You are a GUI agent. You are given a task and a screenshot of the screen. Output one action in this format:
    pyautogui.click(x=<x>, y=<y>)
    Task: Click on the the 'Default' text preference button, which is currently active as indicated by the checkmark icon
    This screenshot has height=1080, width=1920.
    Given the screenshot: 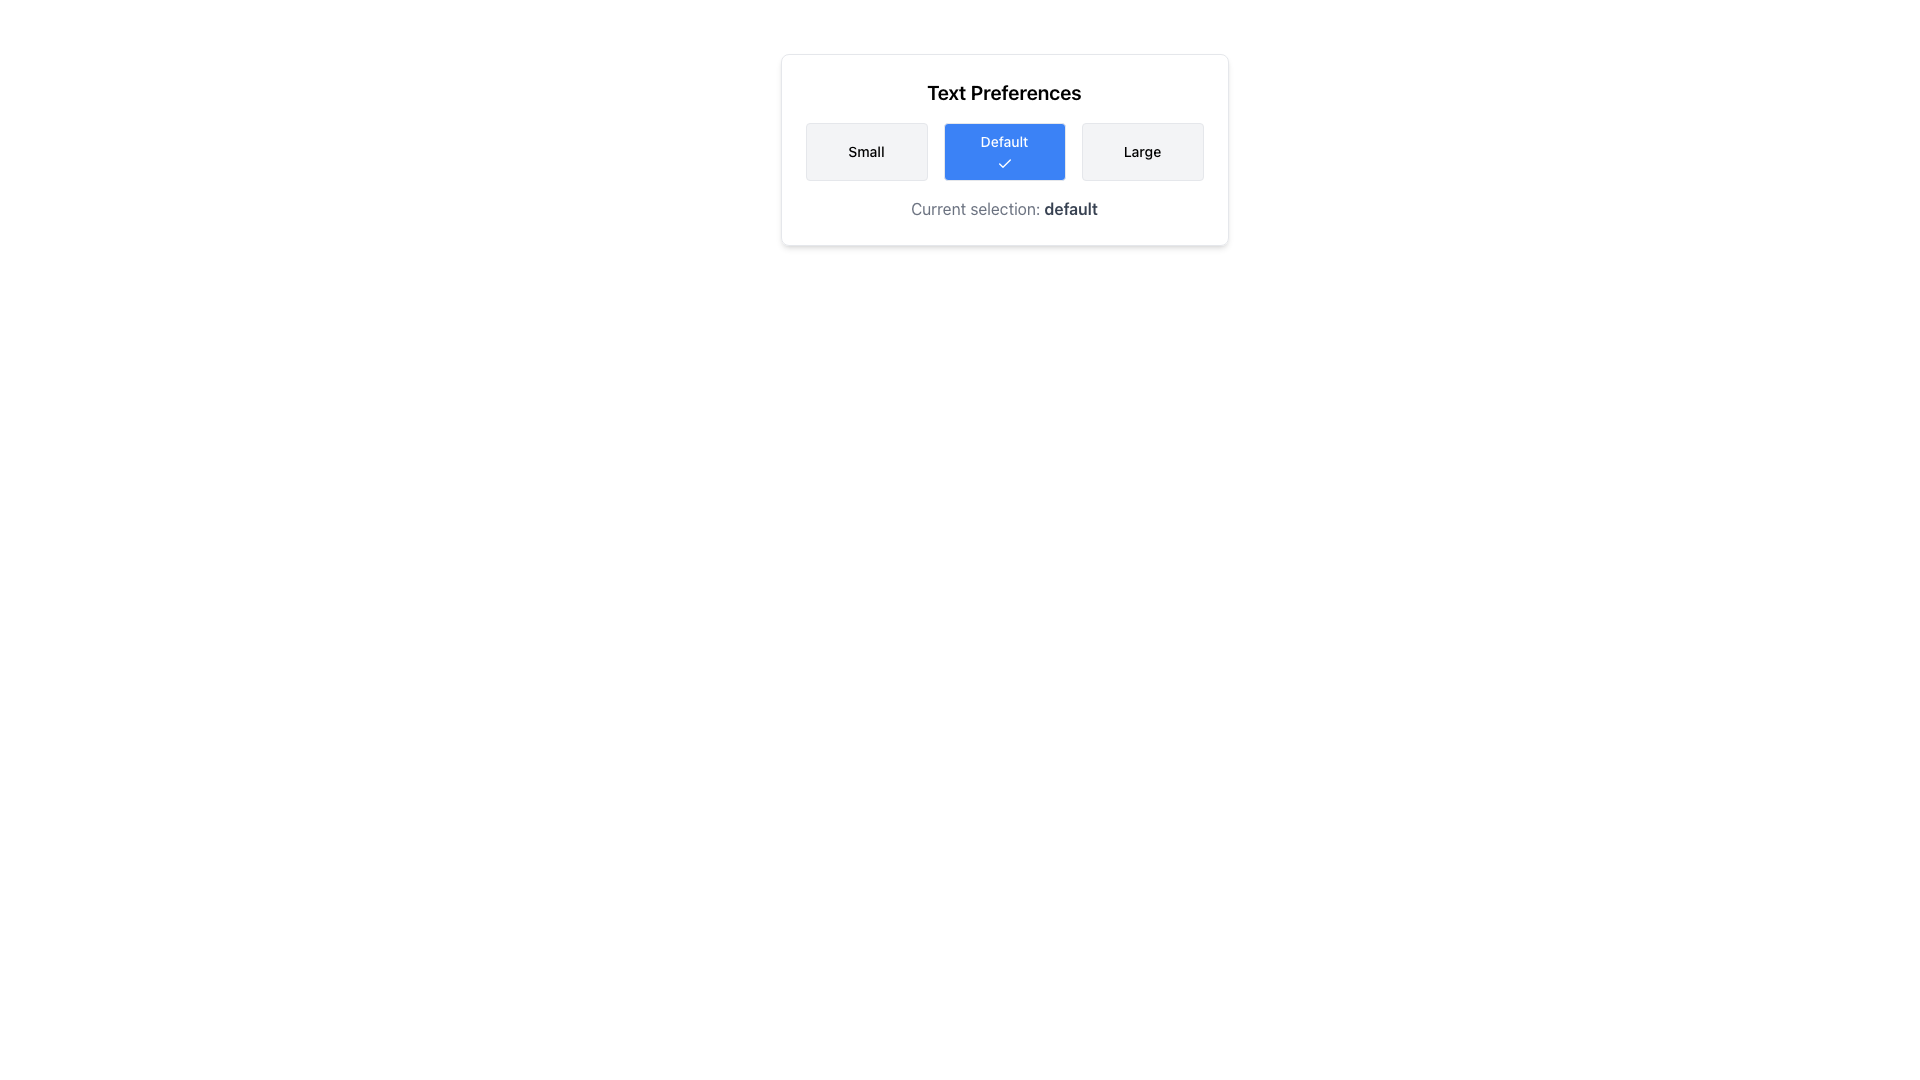 What is the action you would take?
    pyautogui.click(x=1004, y=149)
    